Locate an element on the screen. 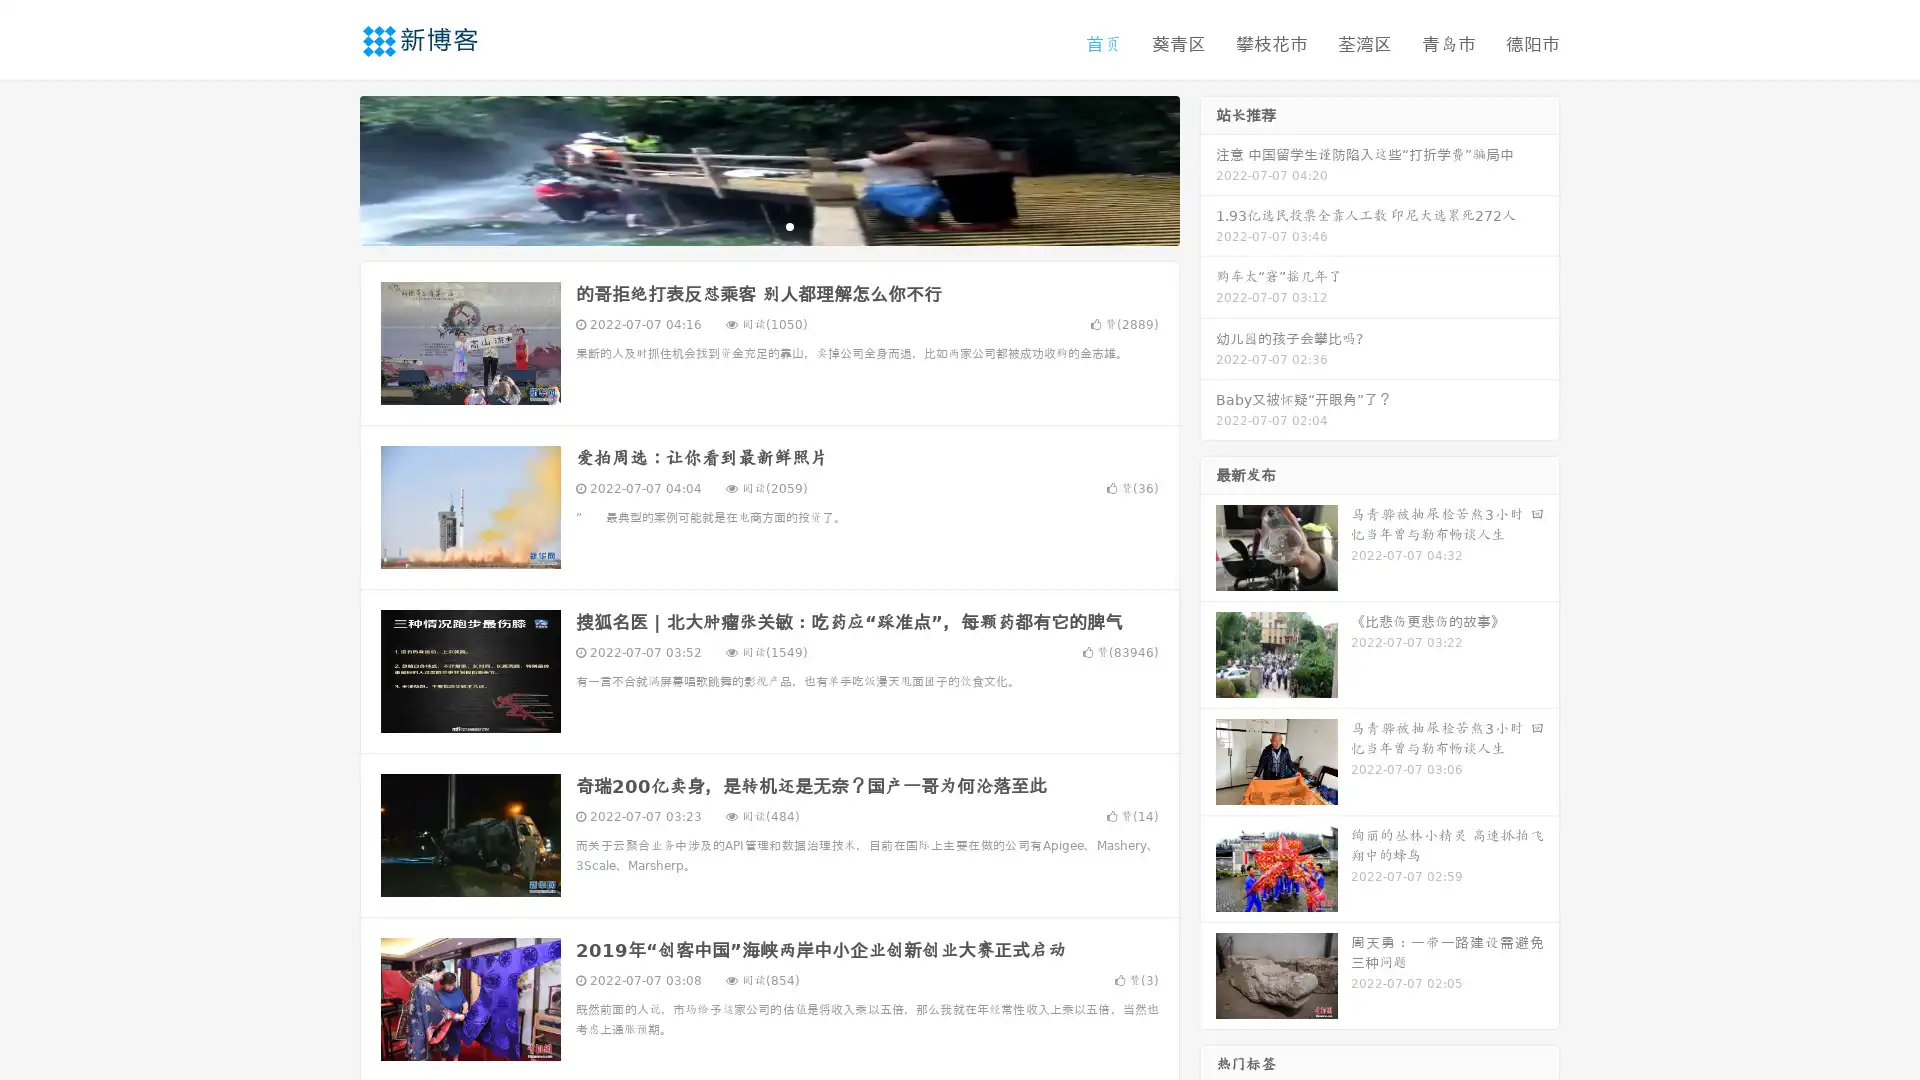 The width and height of the screenshot is (1920, 1080). Next slide is located at coordinates (1208, 168).